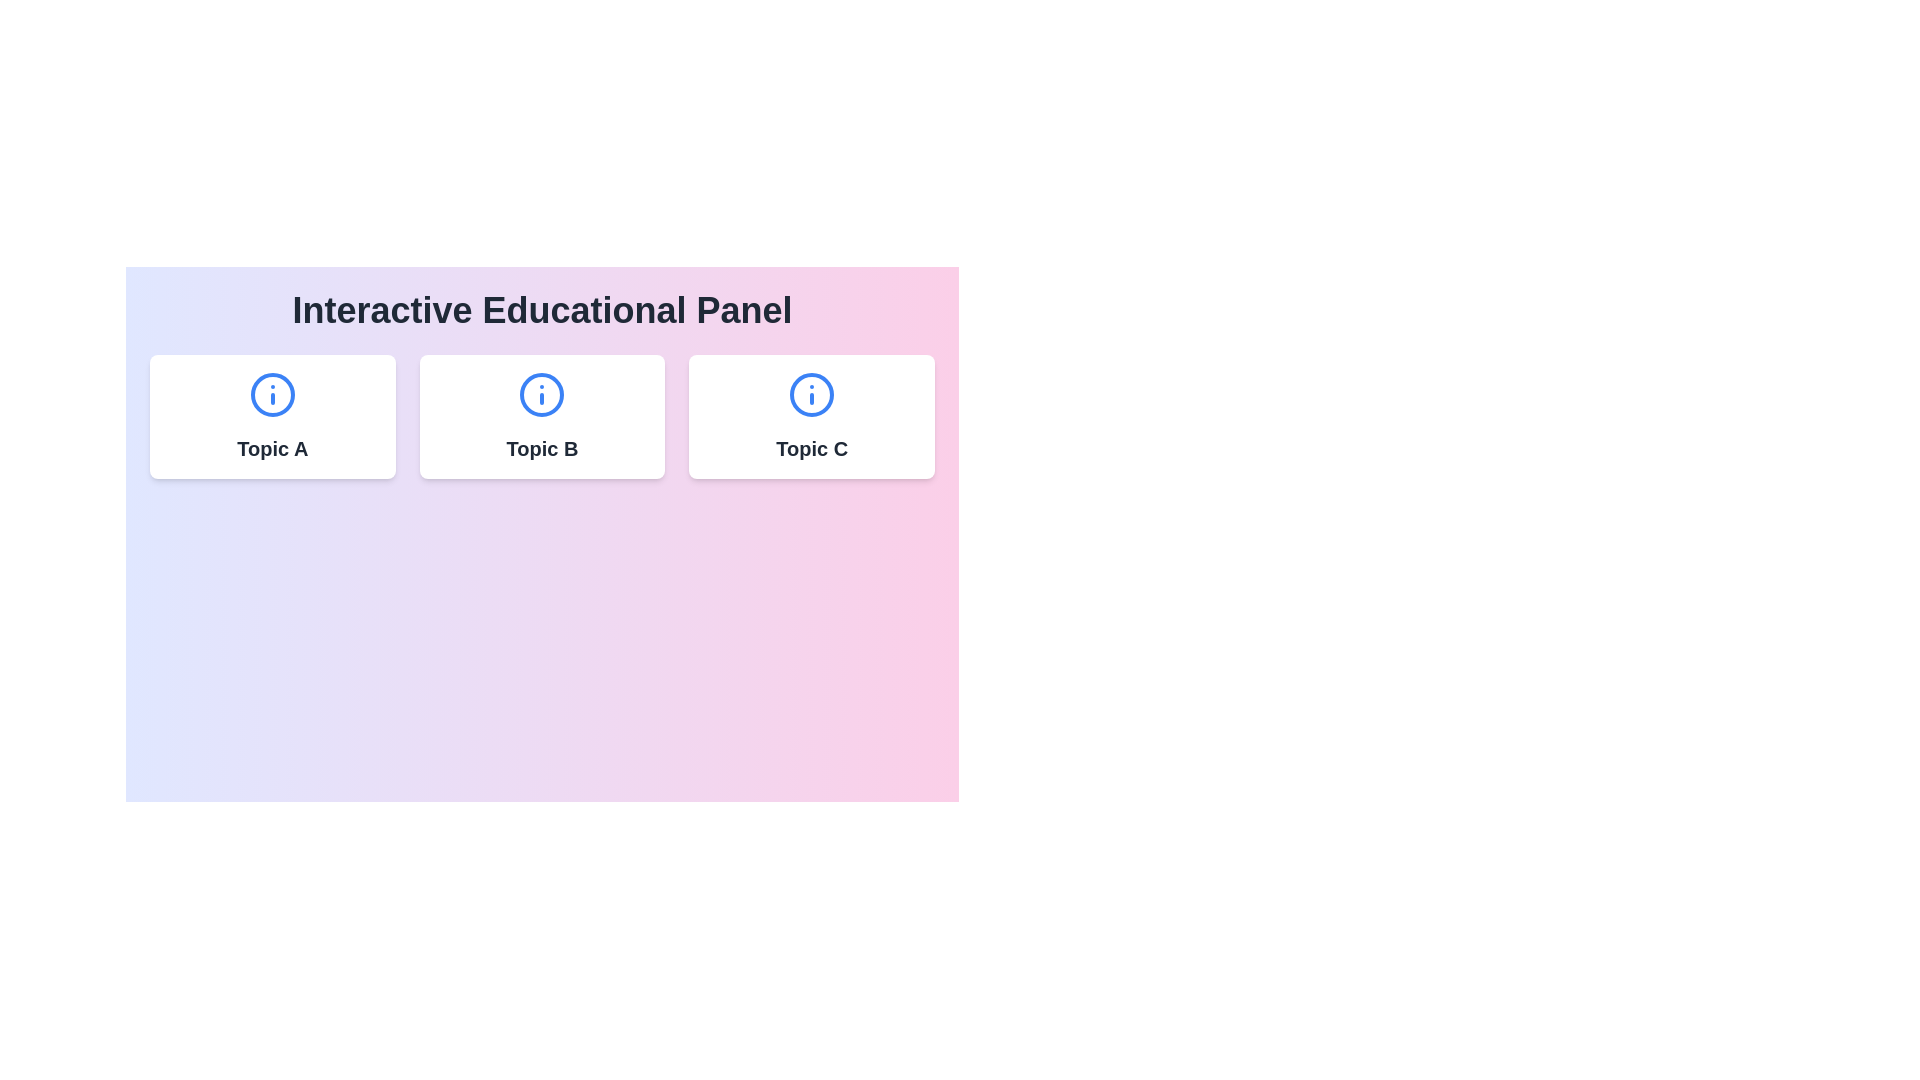 The height and width of the screenshot is (1080, 1920). I want to click on the tooltip element for 'Topic C', so click(812, 422).